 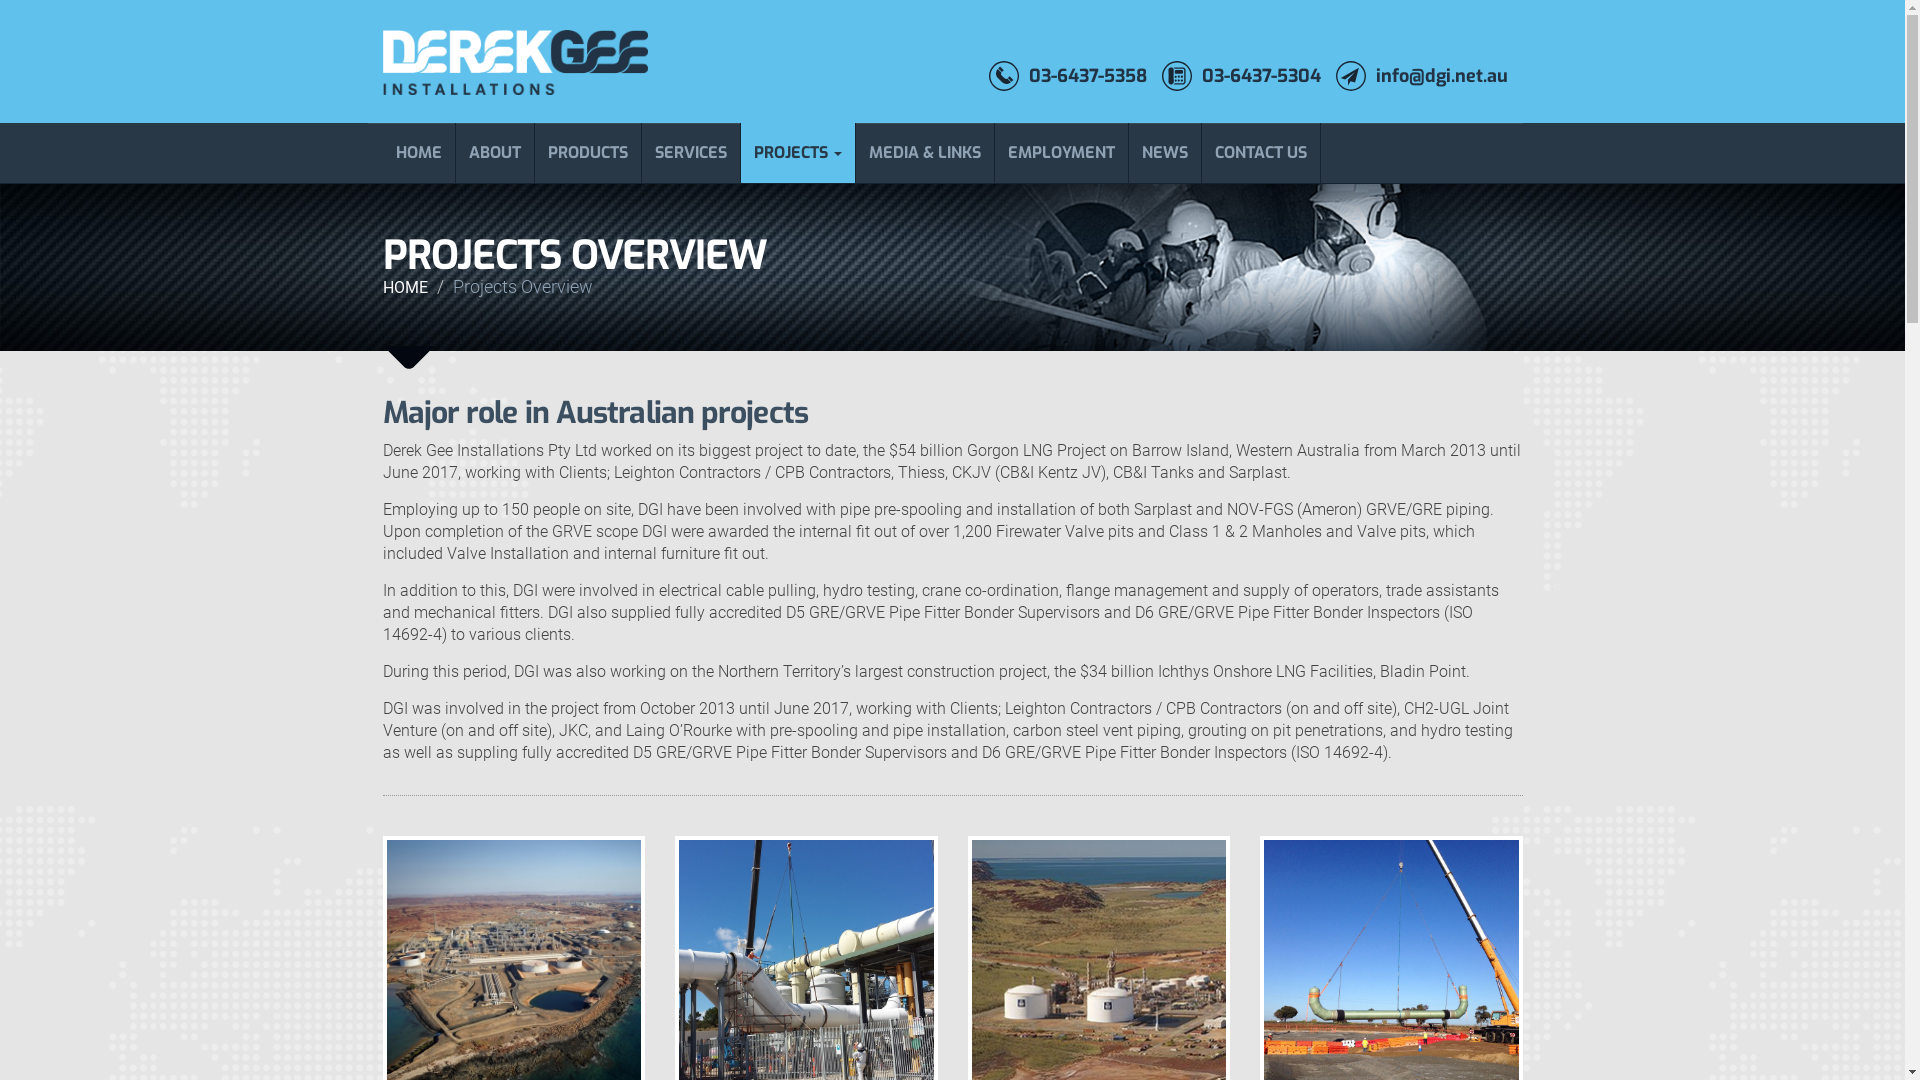 I want to click on 'MEDIA & LINKS', so click(x=924, y=152).